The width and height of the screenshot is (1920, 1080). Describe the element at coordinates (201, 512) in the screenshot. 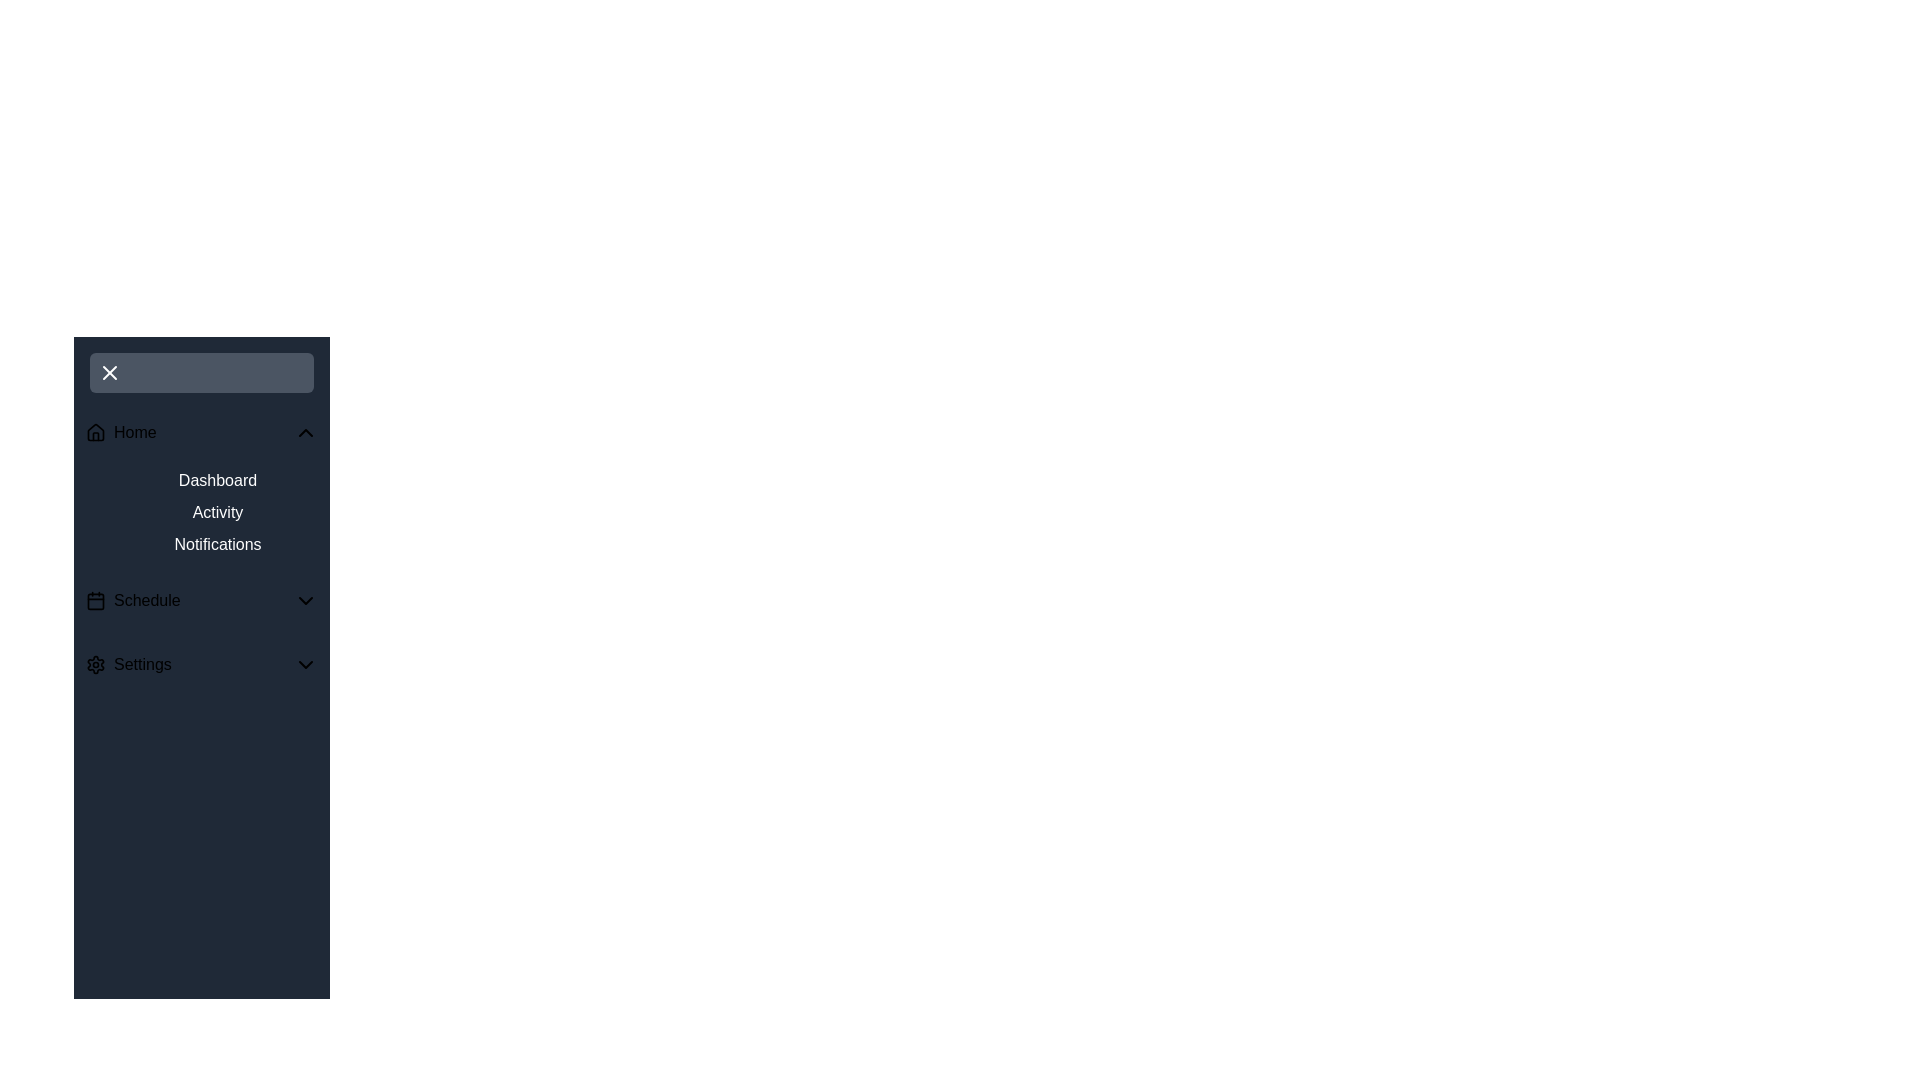

I see `the 'Activity' text menu item in the vertical sidebar to change its visual state` at that location.